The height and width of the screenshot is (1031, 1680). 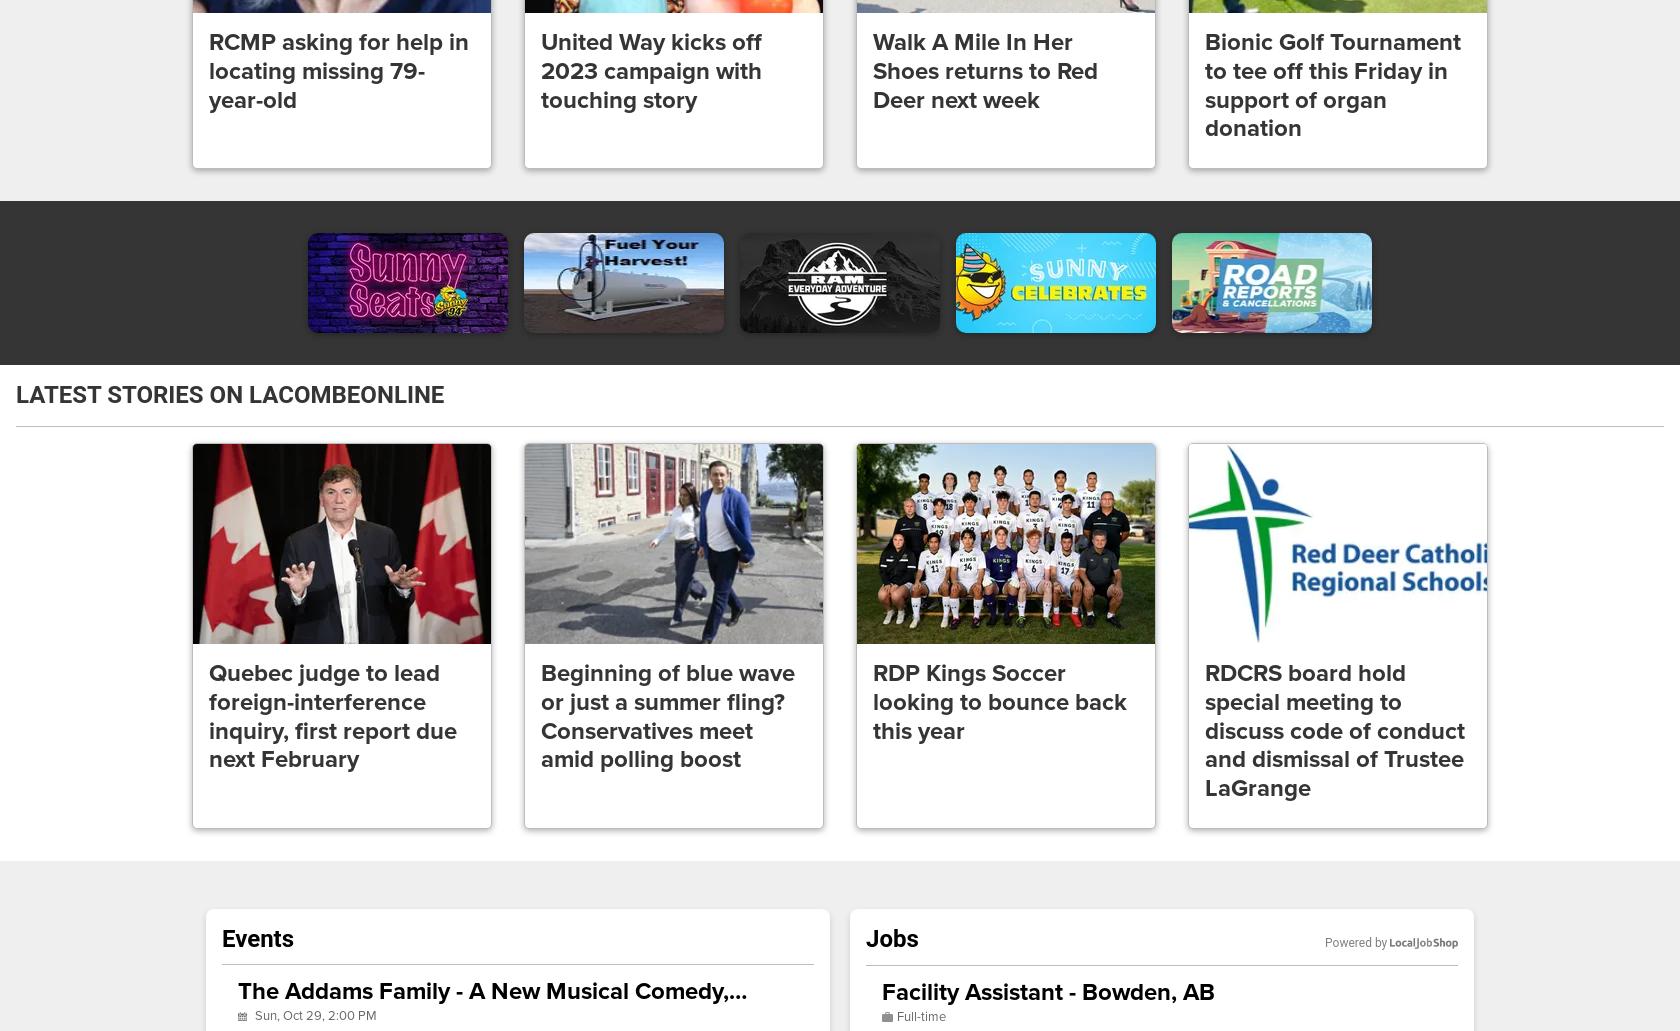 What do you see at coordinates (1205, 729) in the screenshot?
I see `'RDCRS board hold special meeting to discuss code of conduct and dismissal of Trustee LaGrange'` at bounding box center [1205, 729].